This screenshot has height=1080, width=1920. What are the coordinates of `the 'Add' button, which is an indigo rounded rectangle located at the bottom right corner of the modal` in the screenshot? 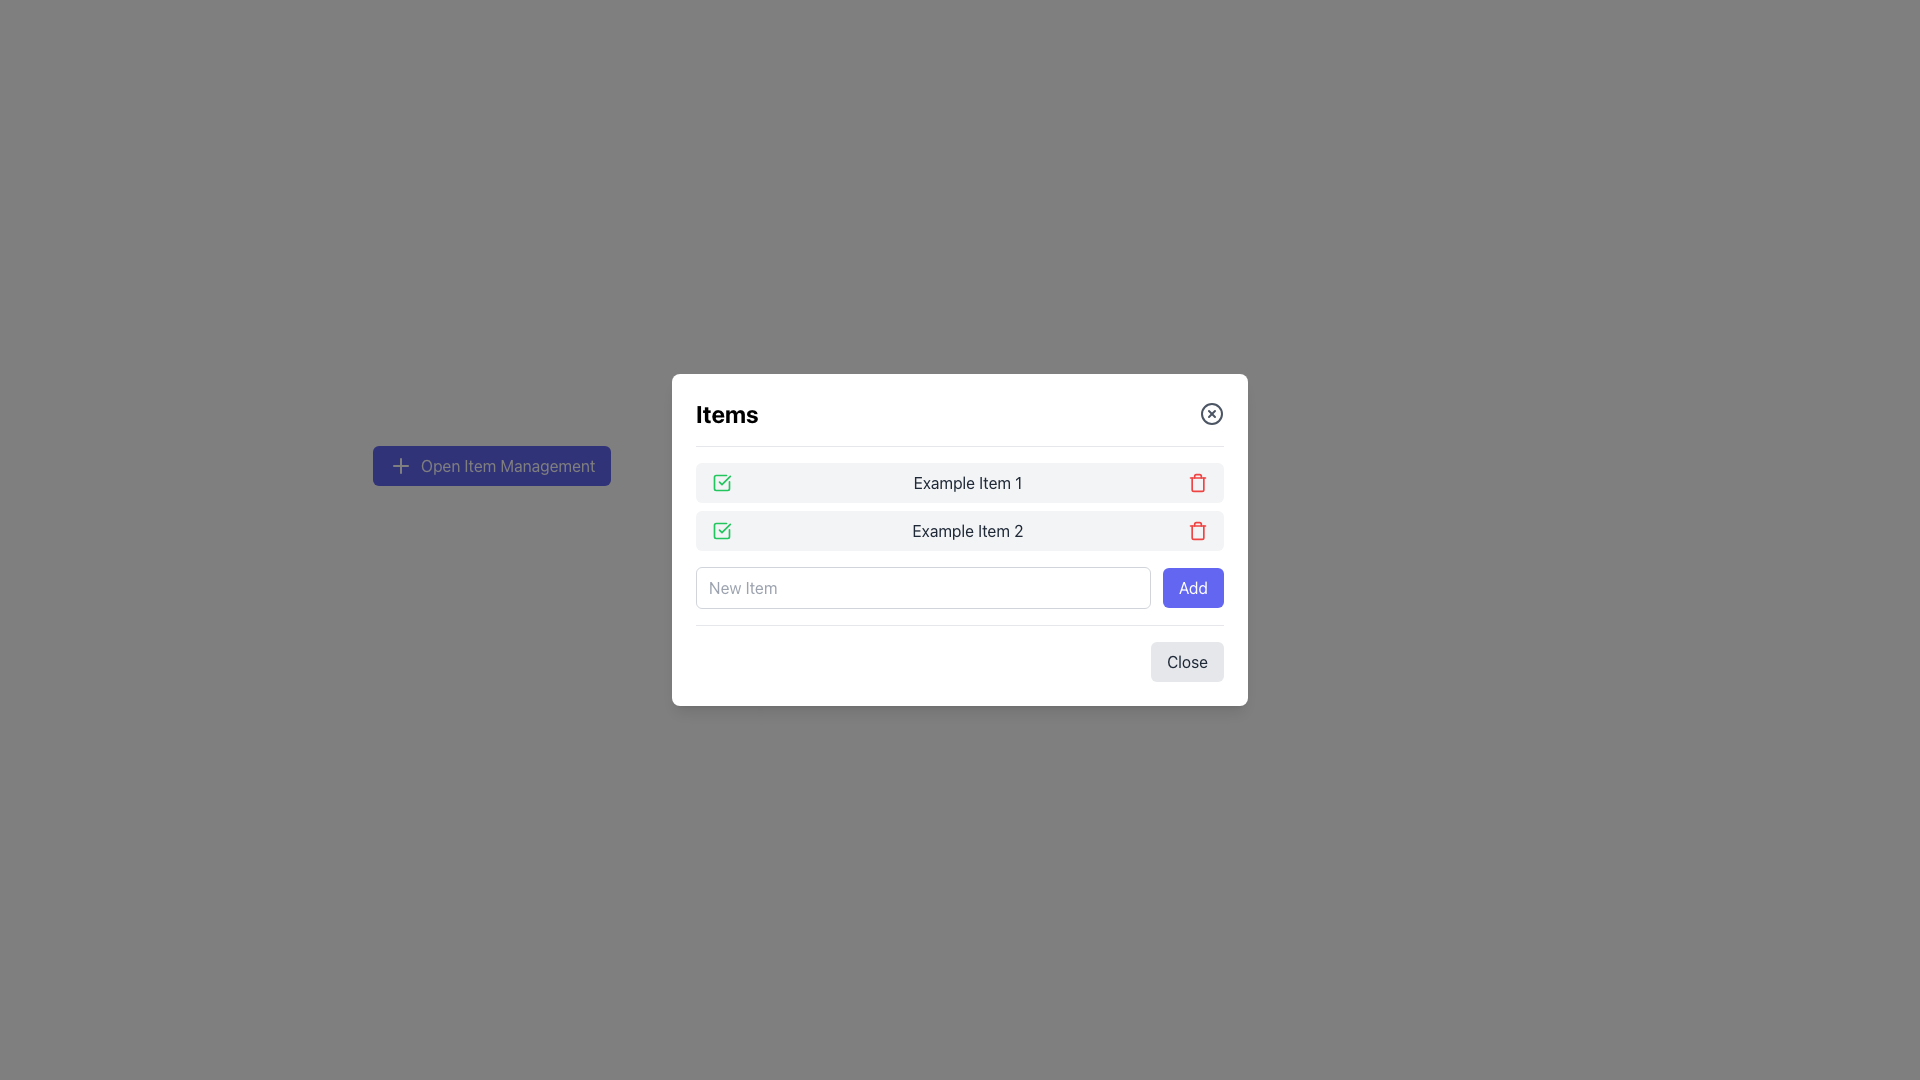 It's located at (1193, 586).